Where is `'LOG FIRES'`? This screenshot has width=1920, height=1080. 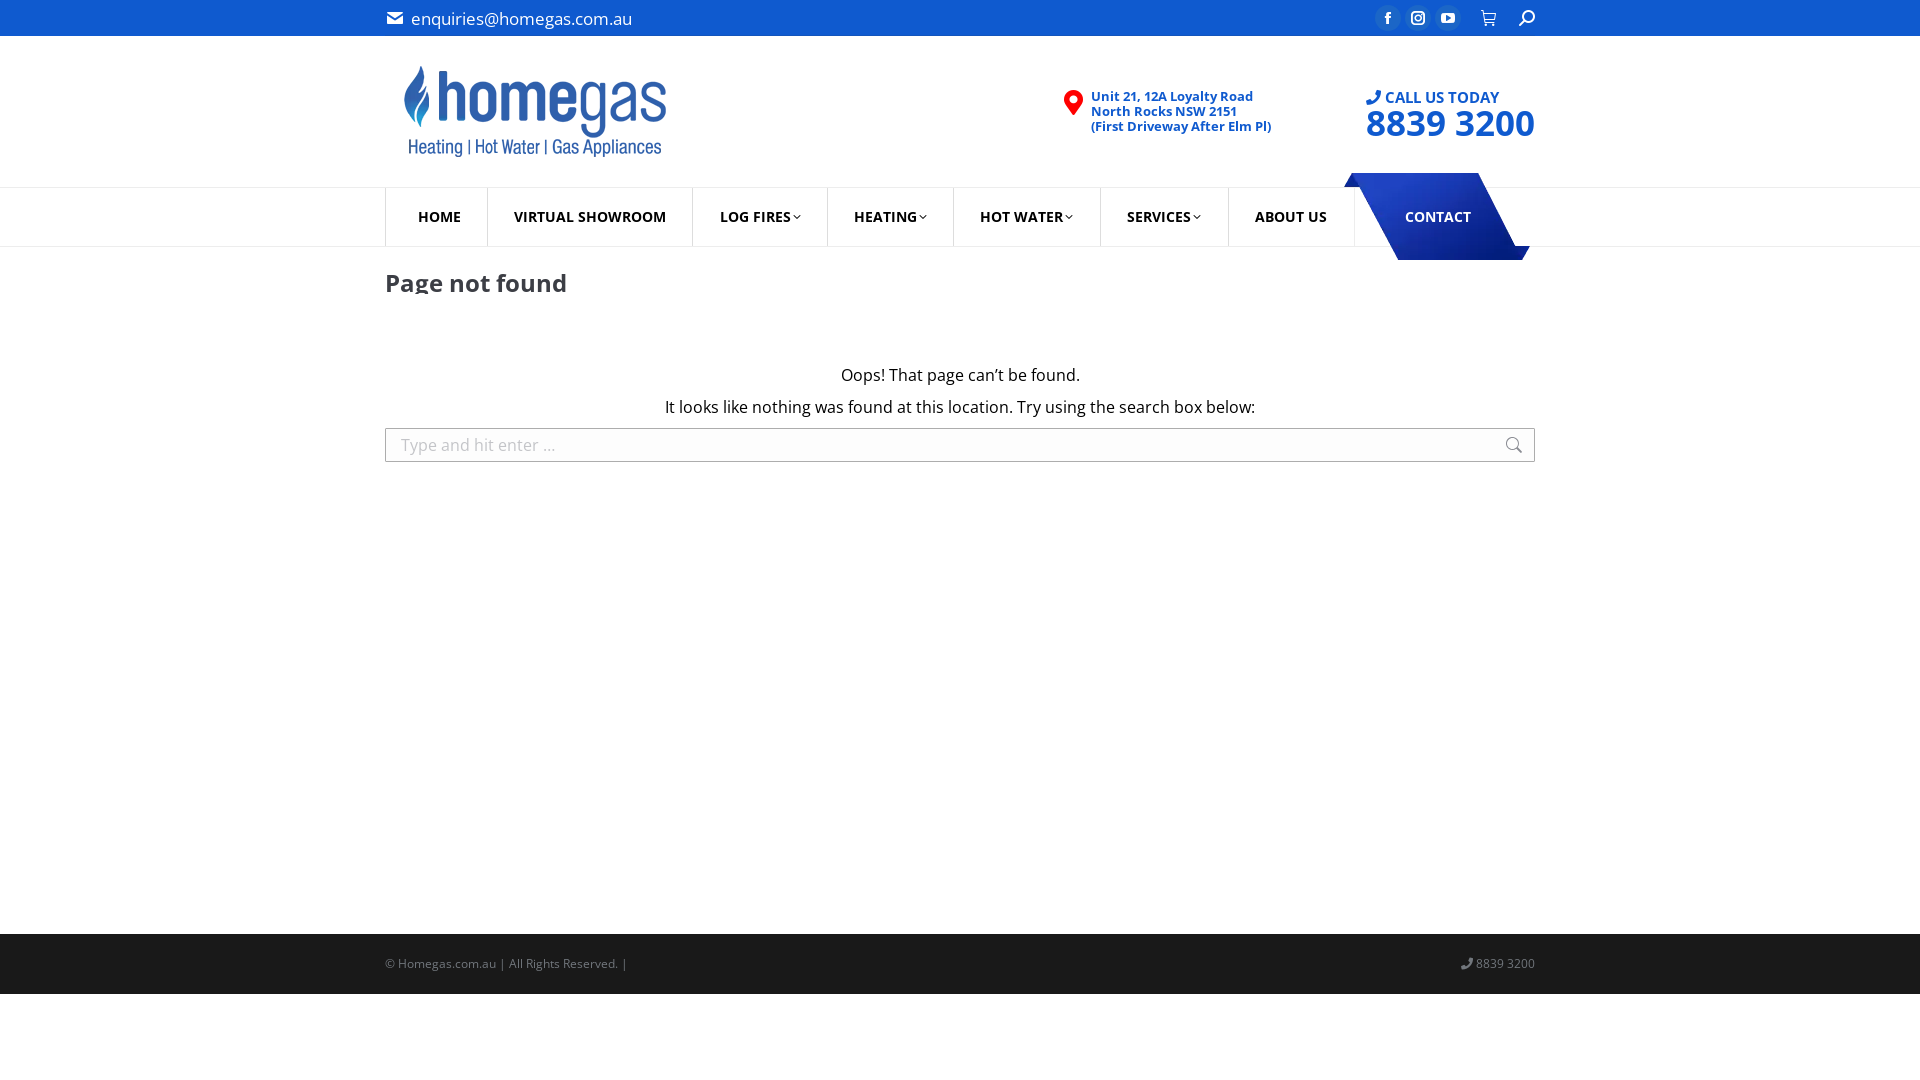 'LOG FIRES' is located at coordinates (758, 216).